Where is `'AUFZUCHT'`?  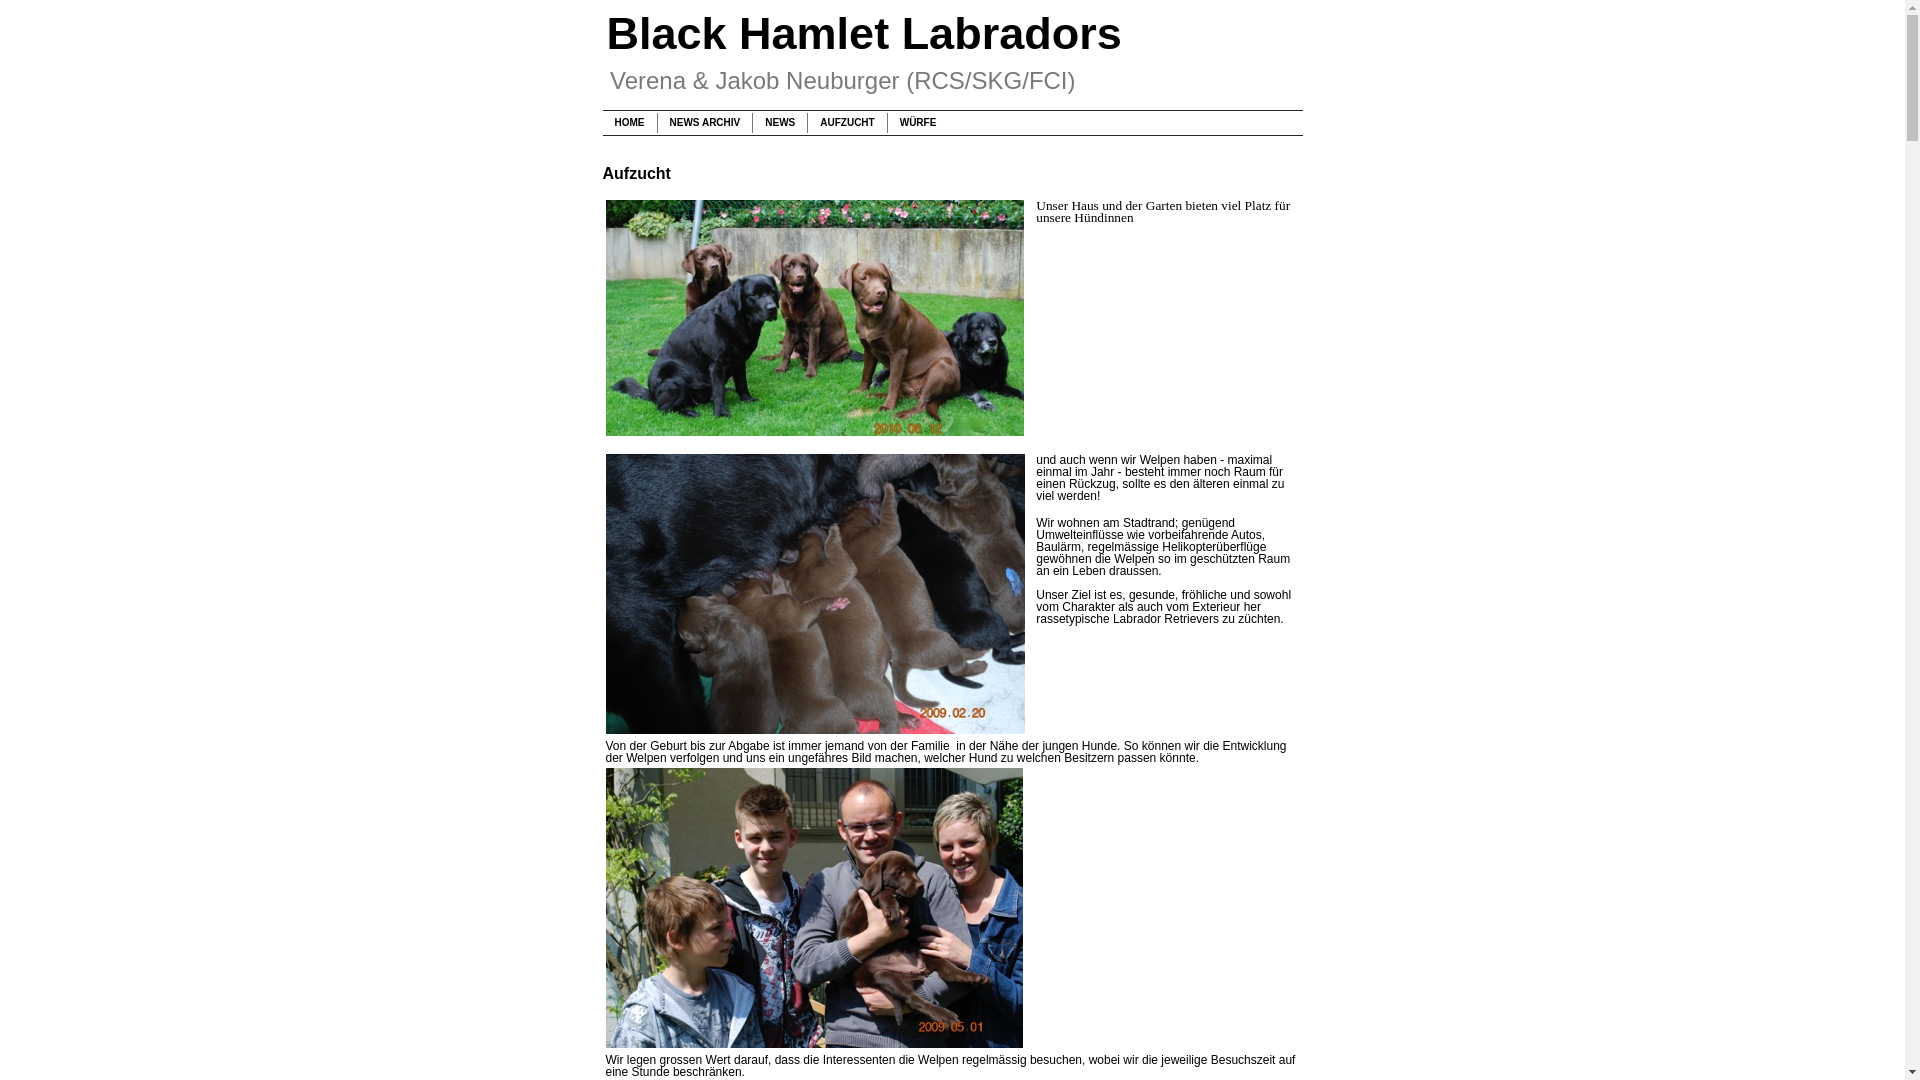 'AUFZUCHT' is located at coordinates (846, 123).